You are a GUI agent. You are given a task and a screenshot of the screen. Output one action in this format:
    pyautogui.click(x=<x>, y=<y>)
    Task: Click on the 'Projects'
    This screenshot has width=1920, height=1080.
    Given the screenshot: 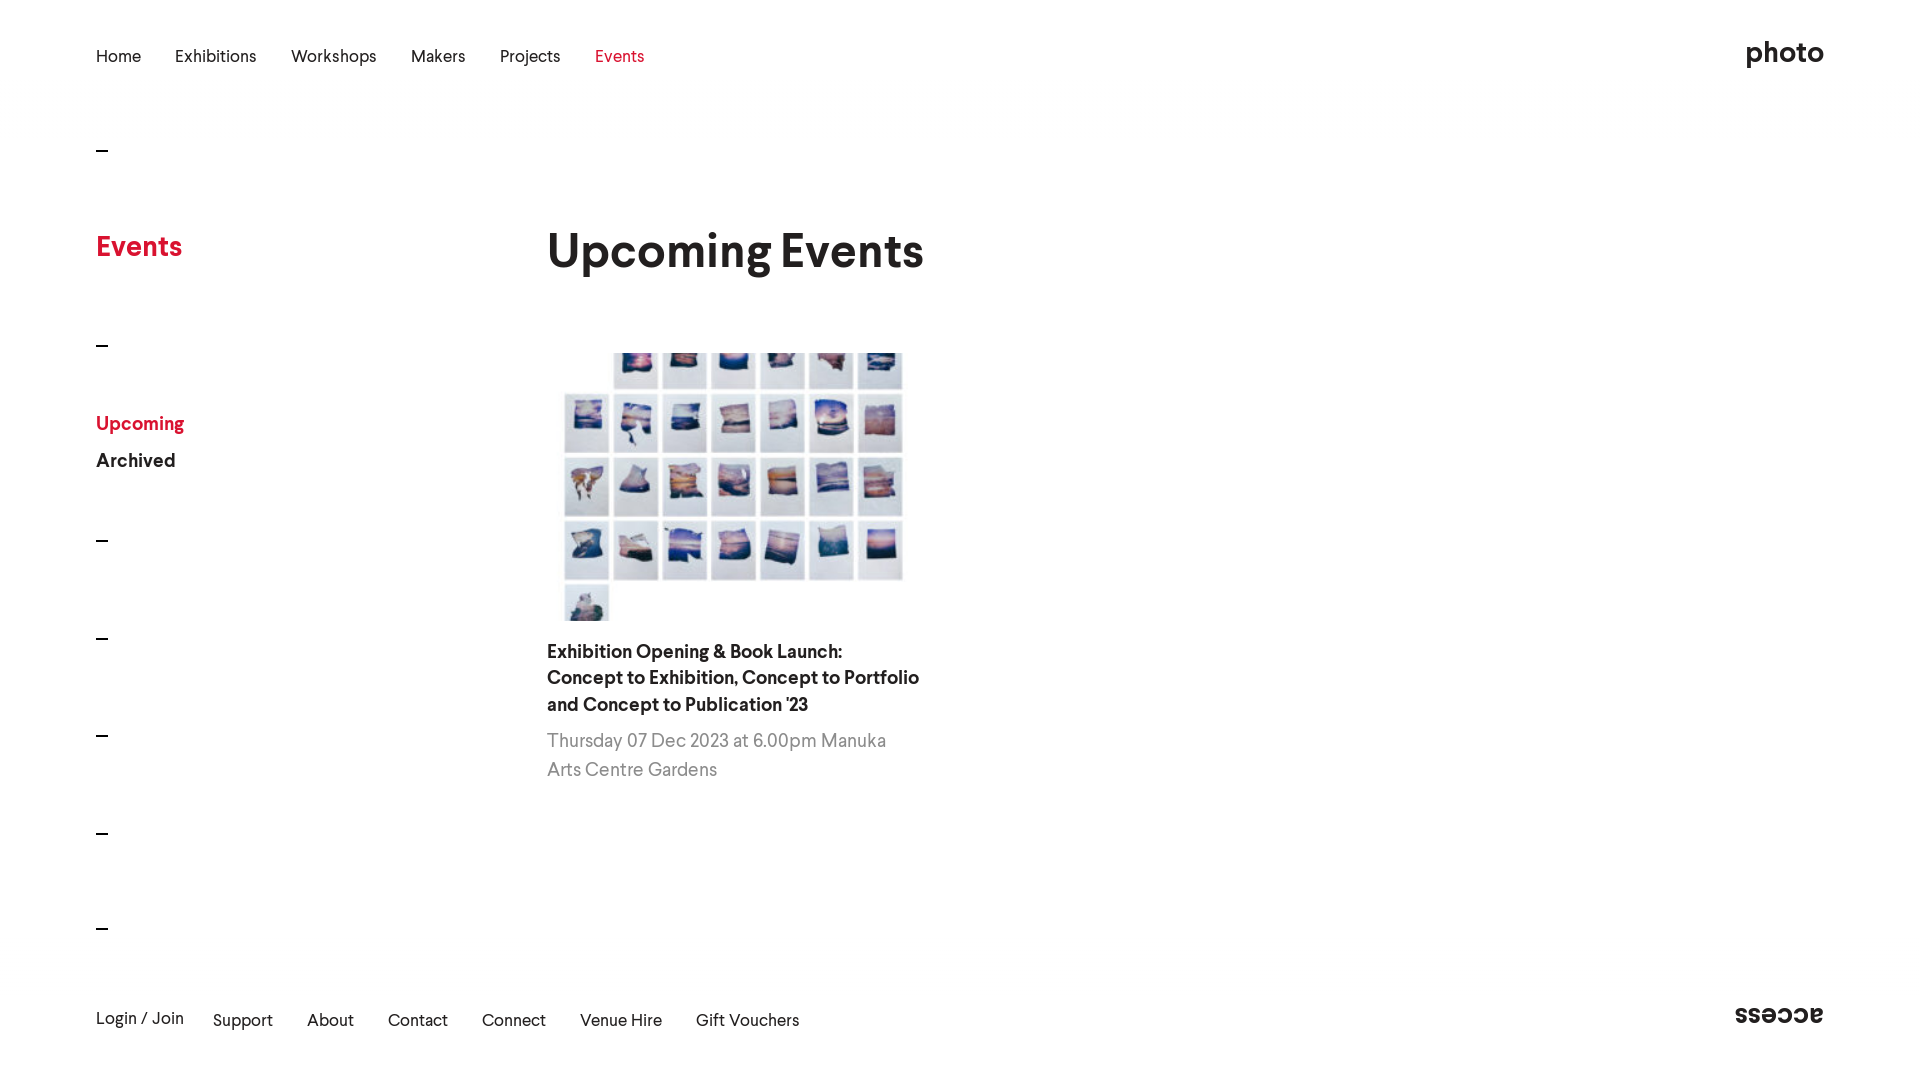 What is the action you would take?
    pyautogui.click(x=530, y=56)
    